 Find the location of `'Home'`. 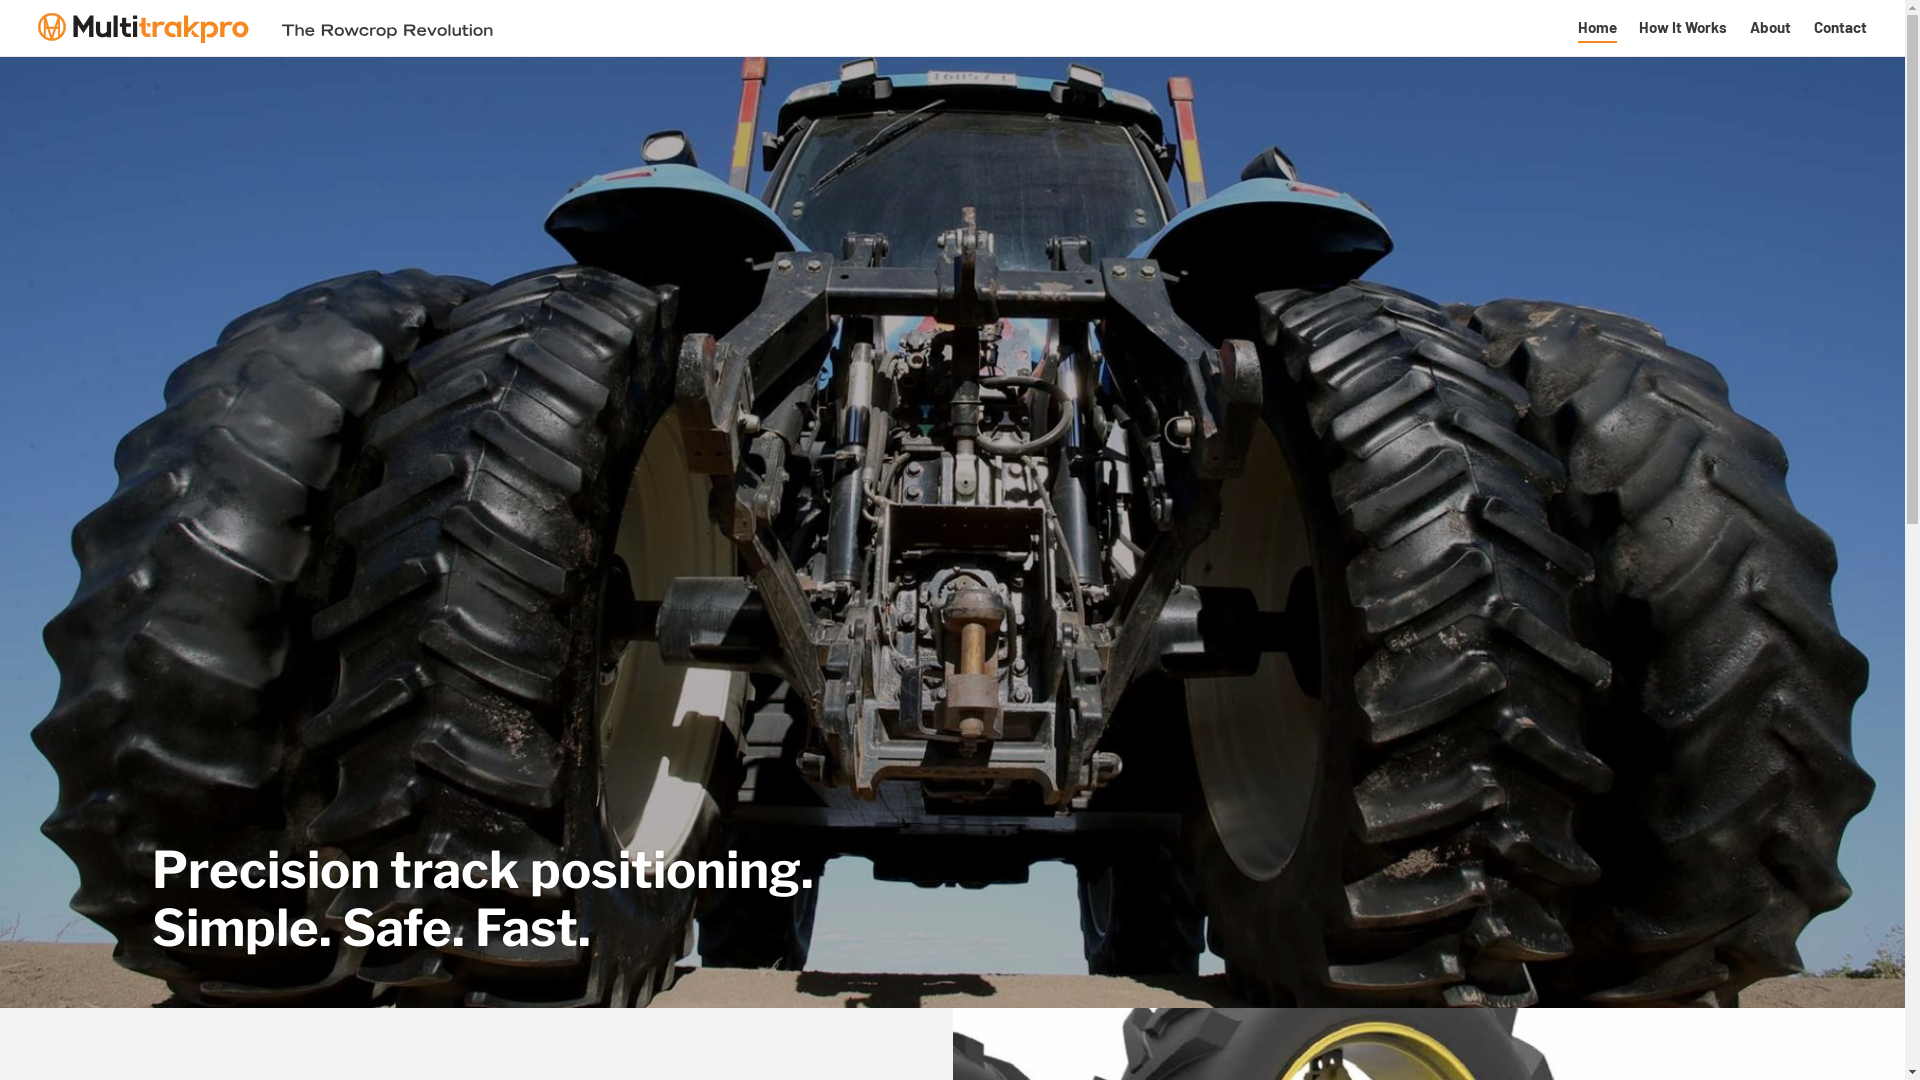

'Home' is located at coordinates (1596, 27).